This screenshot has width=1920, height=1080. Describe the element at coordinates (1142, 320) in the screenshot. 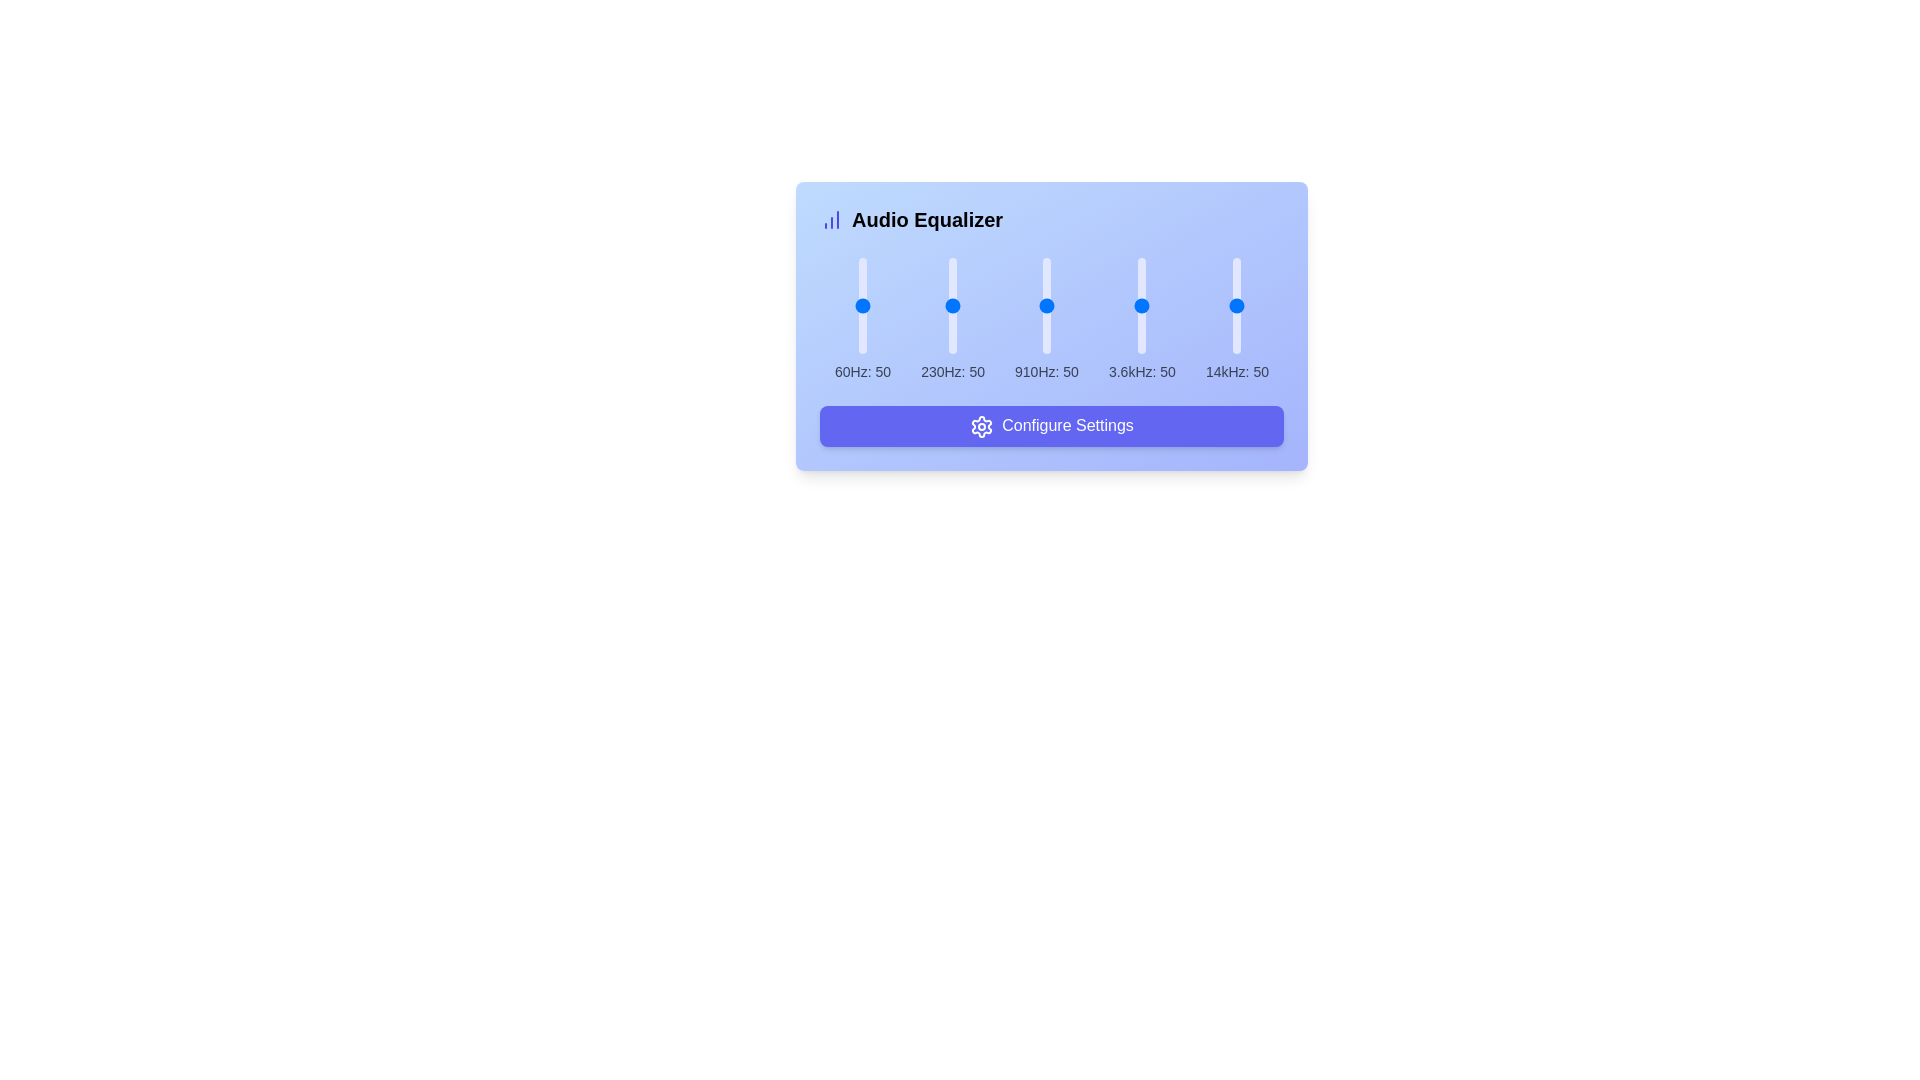

I see `the 3.6kHz audio equalizer slider` at that location.